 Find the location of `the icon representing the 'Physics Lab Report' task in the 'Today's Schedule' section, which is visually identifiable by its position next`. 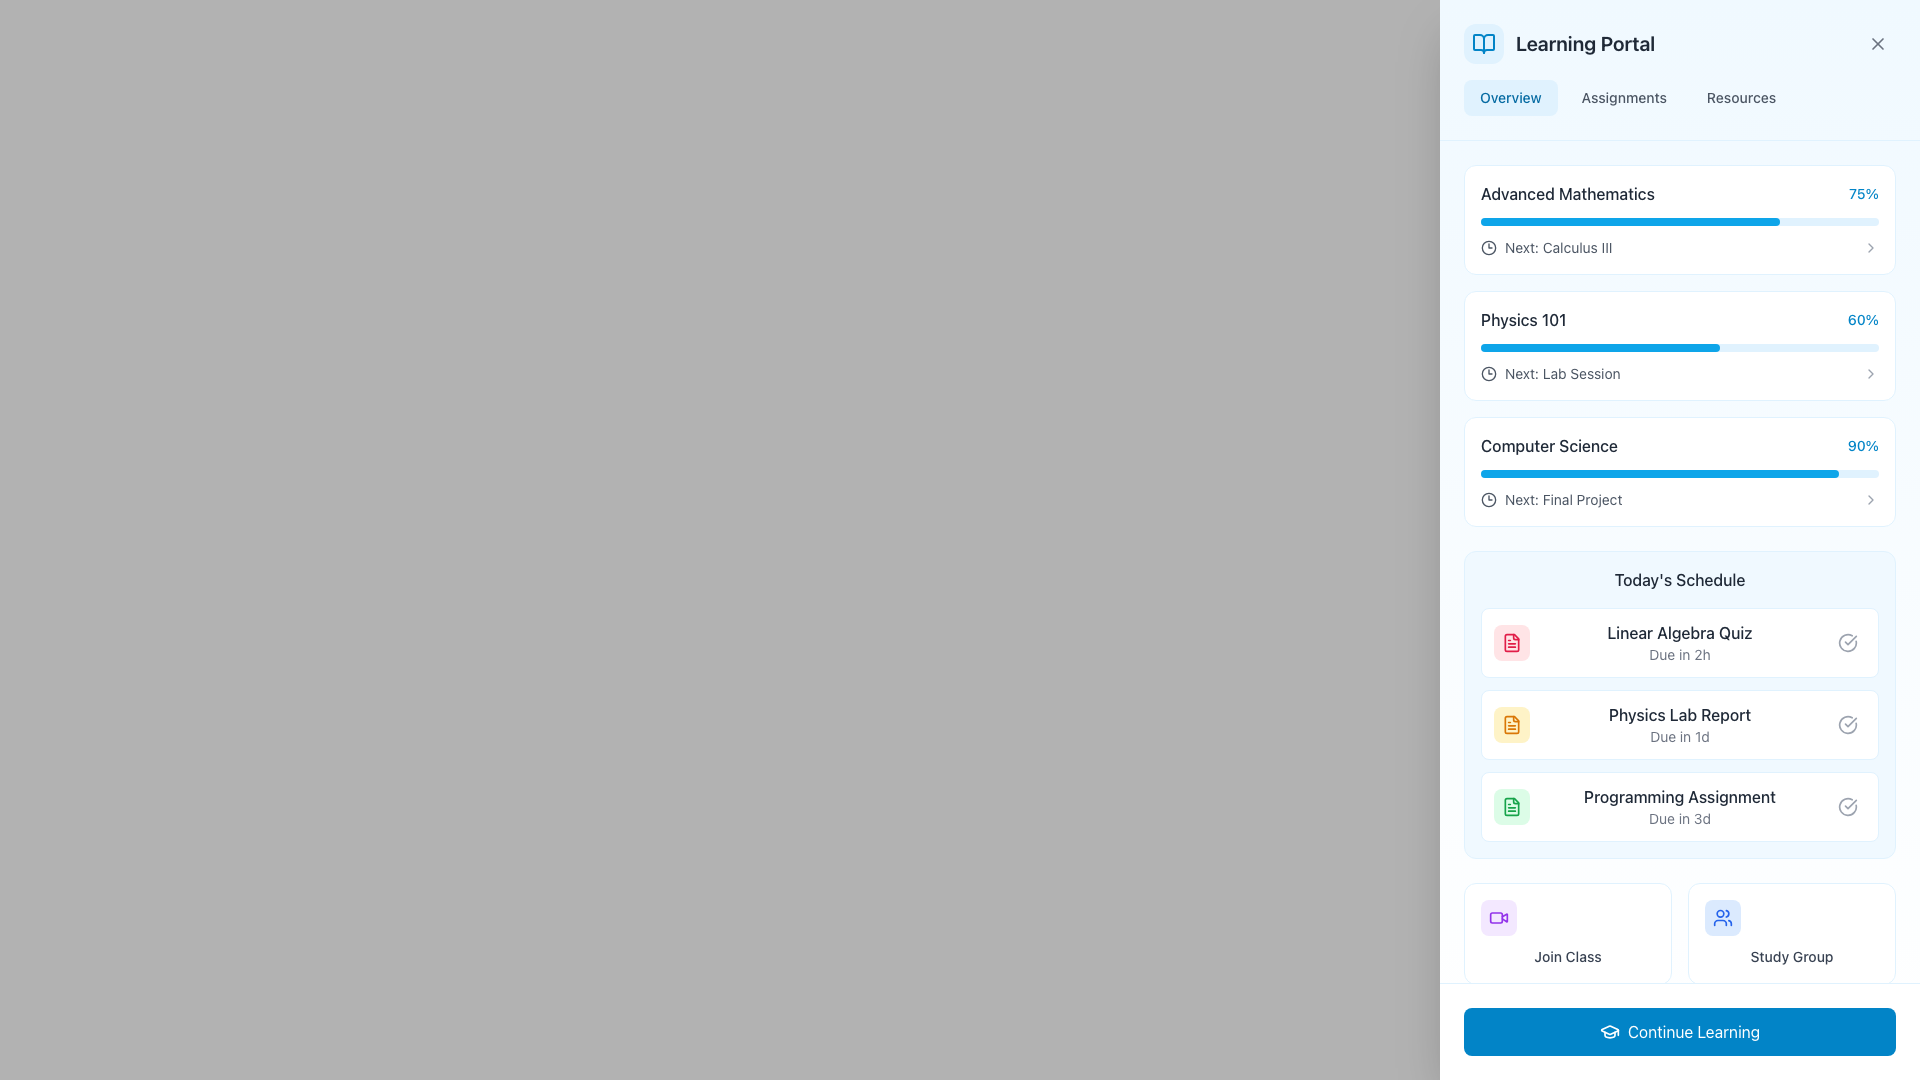

the icon representing the 'Physics Lab Report' task in the 'Today's Schedule' section, which is visually identifiable by its position next is located at coordinates (1512, 725).